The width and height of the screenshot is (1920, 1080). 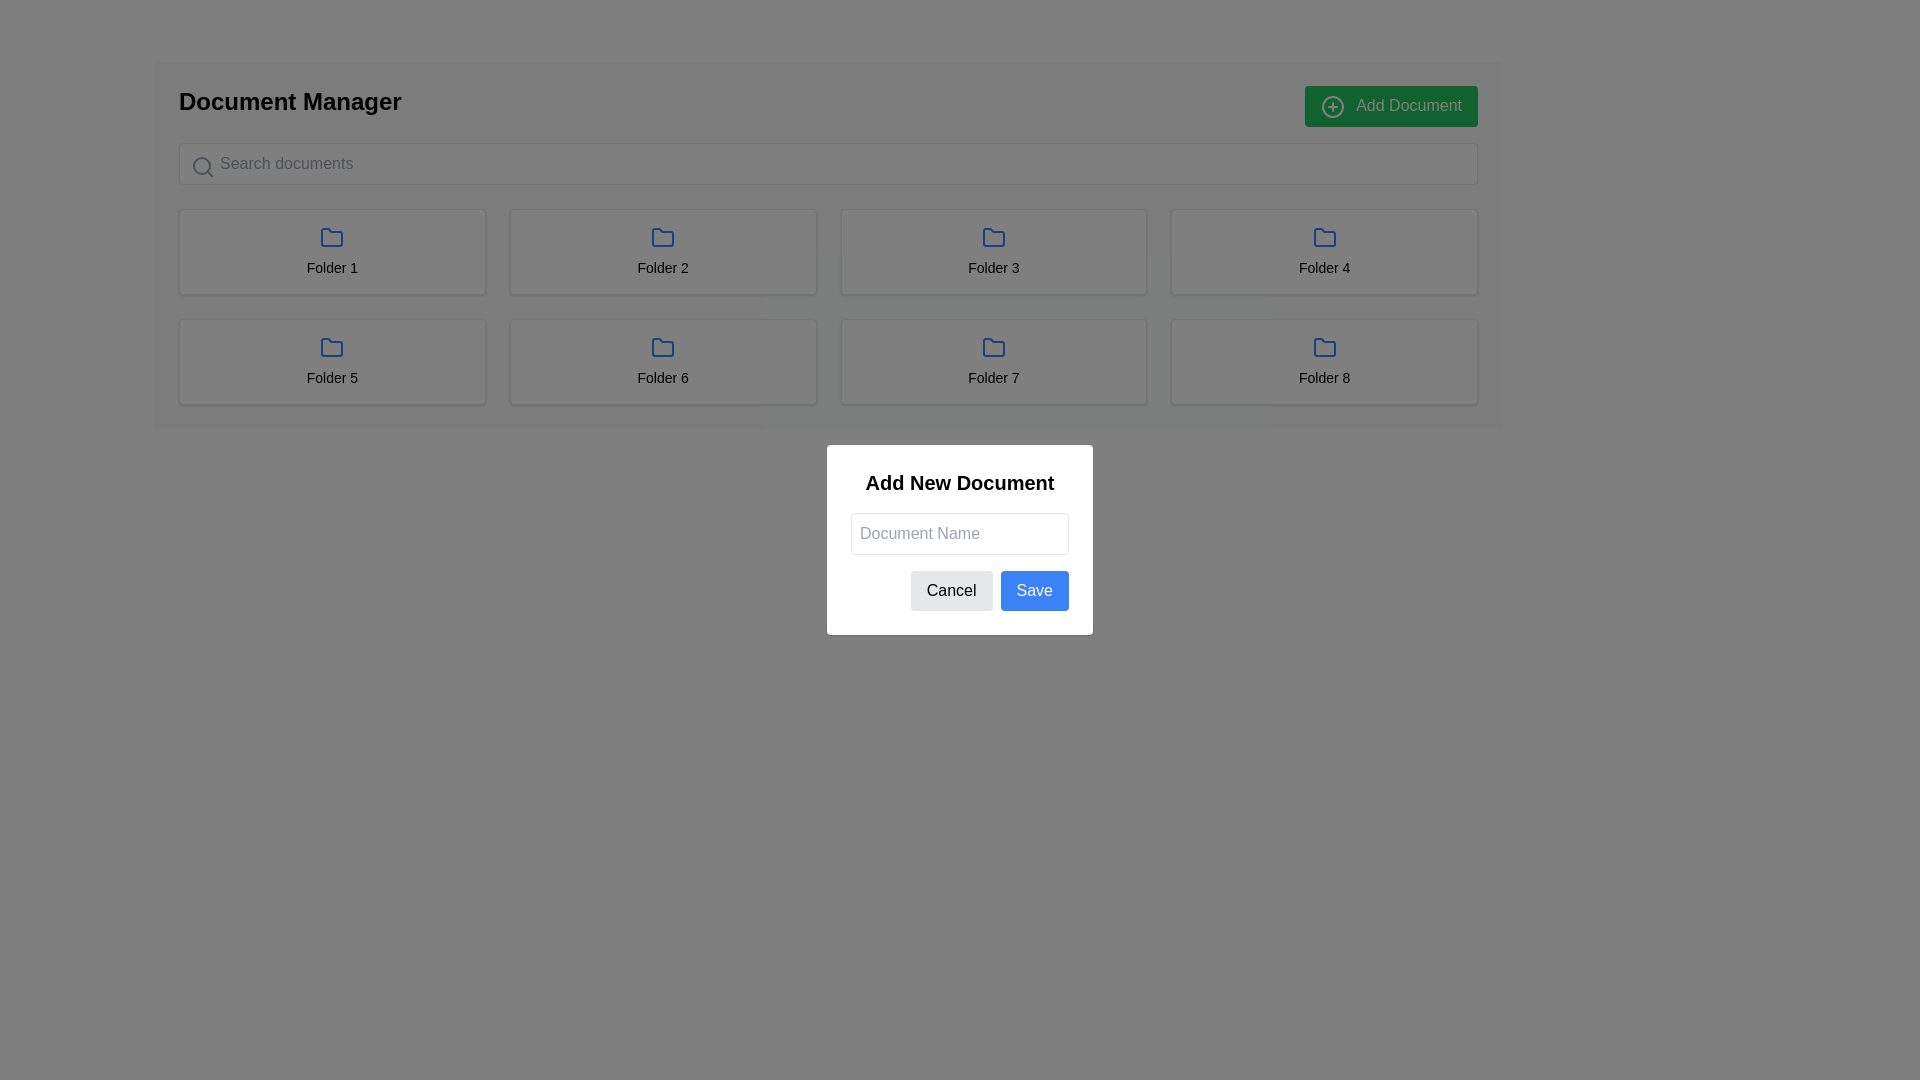 What do you see at coordinates (993, 377) in the screenshot?
I see `the text label that represents the title of the seventh folder in the grid, located beneath the blue folder icon` at bounding box center [993, 377].